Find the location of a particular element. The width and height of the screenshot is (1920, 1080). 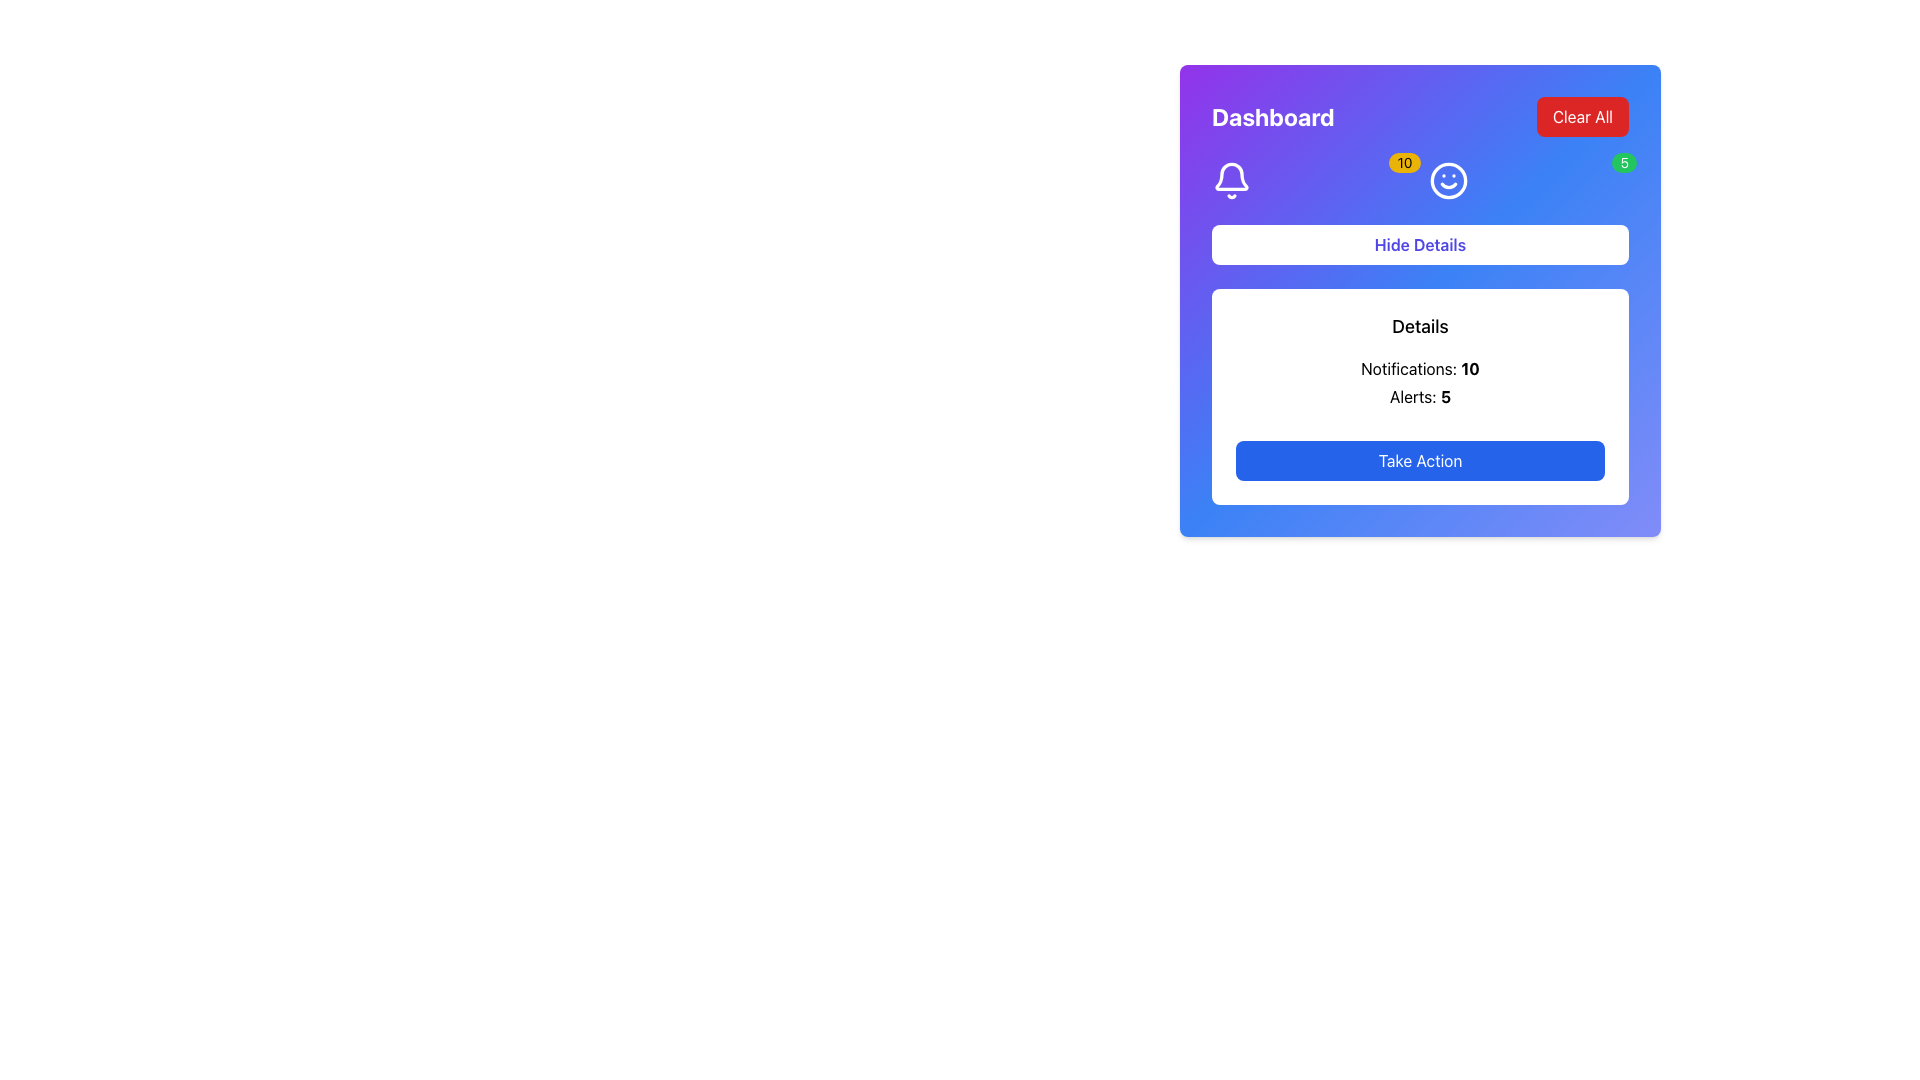

displayed number '10' on the circular badge with a yellow background, positioned at the top-right corner of the notification bell icon is located at coordinates (1404, 161).